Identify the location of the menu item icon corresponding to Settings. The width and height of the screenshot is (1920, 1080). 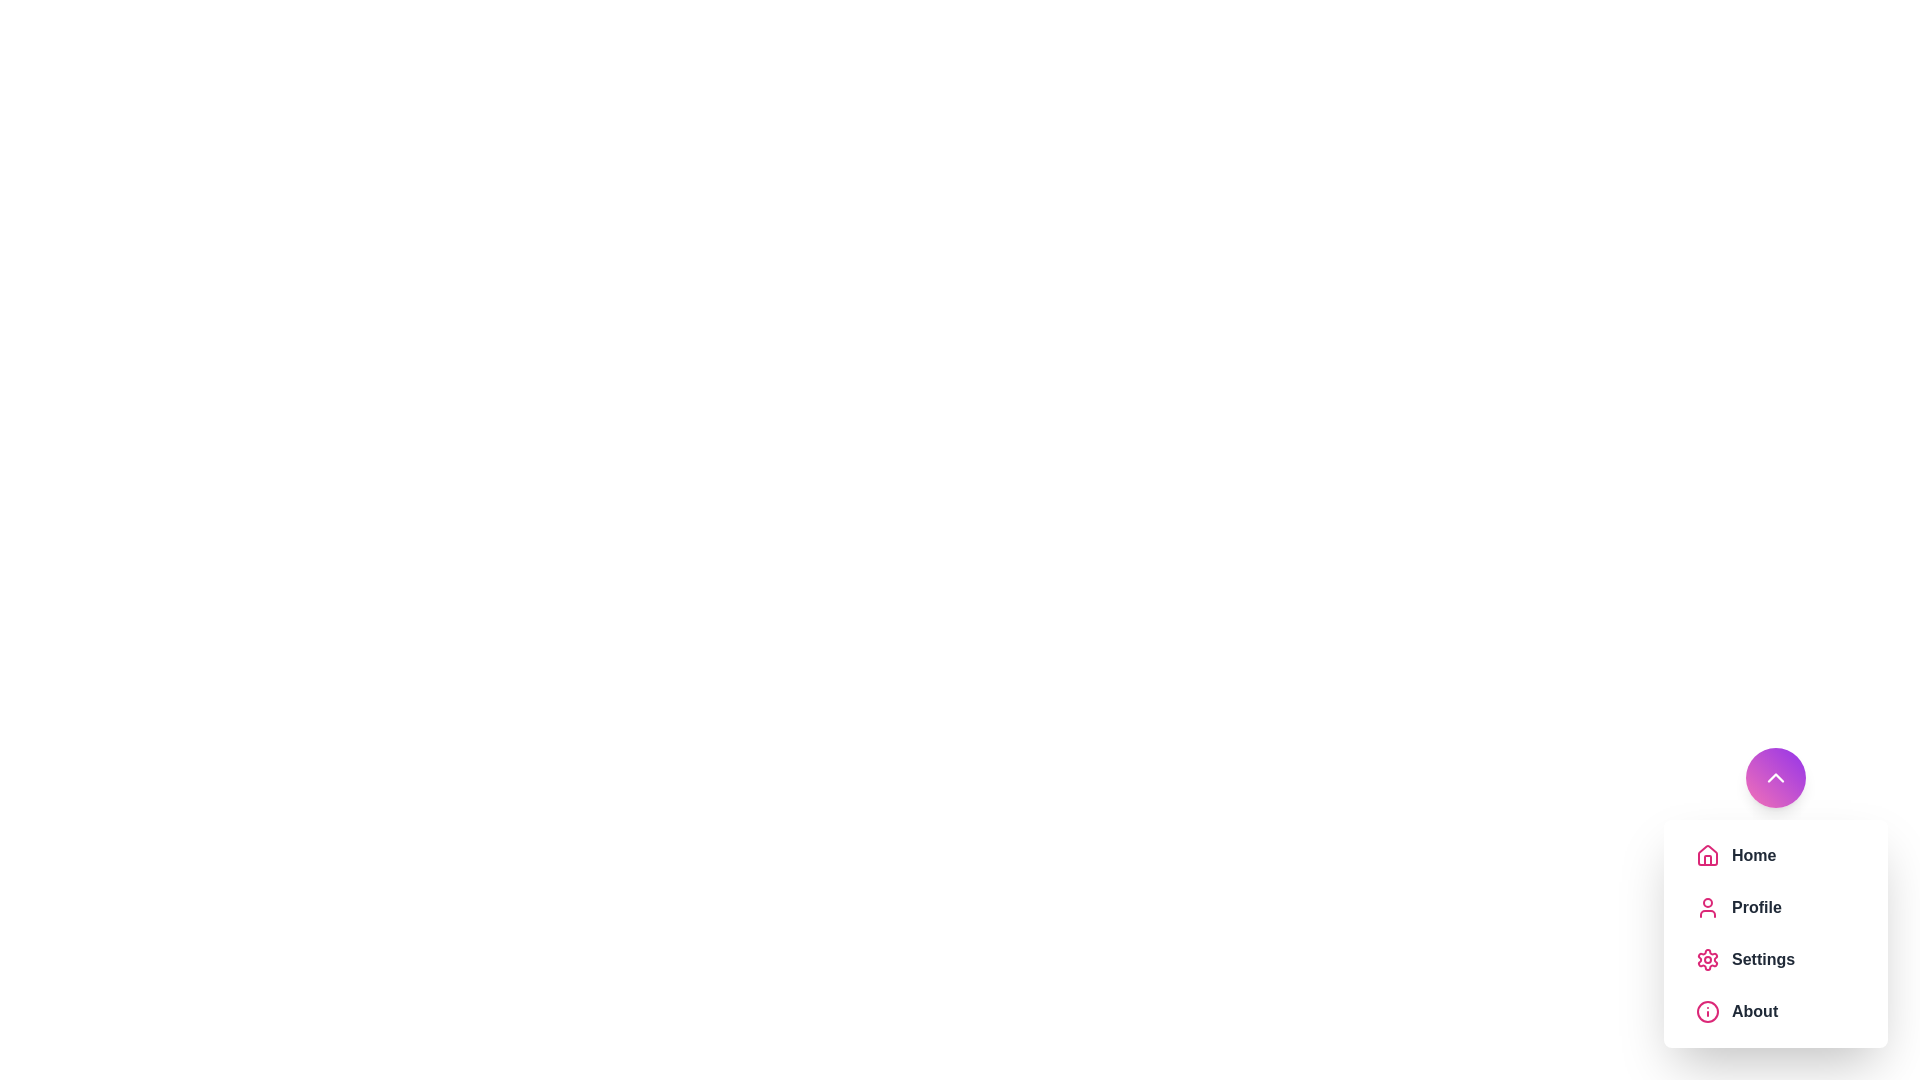
(1707, 959).